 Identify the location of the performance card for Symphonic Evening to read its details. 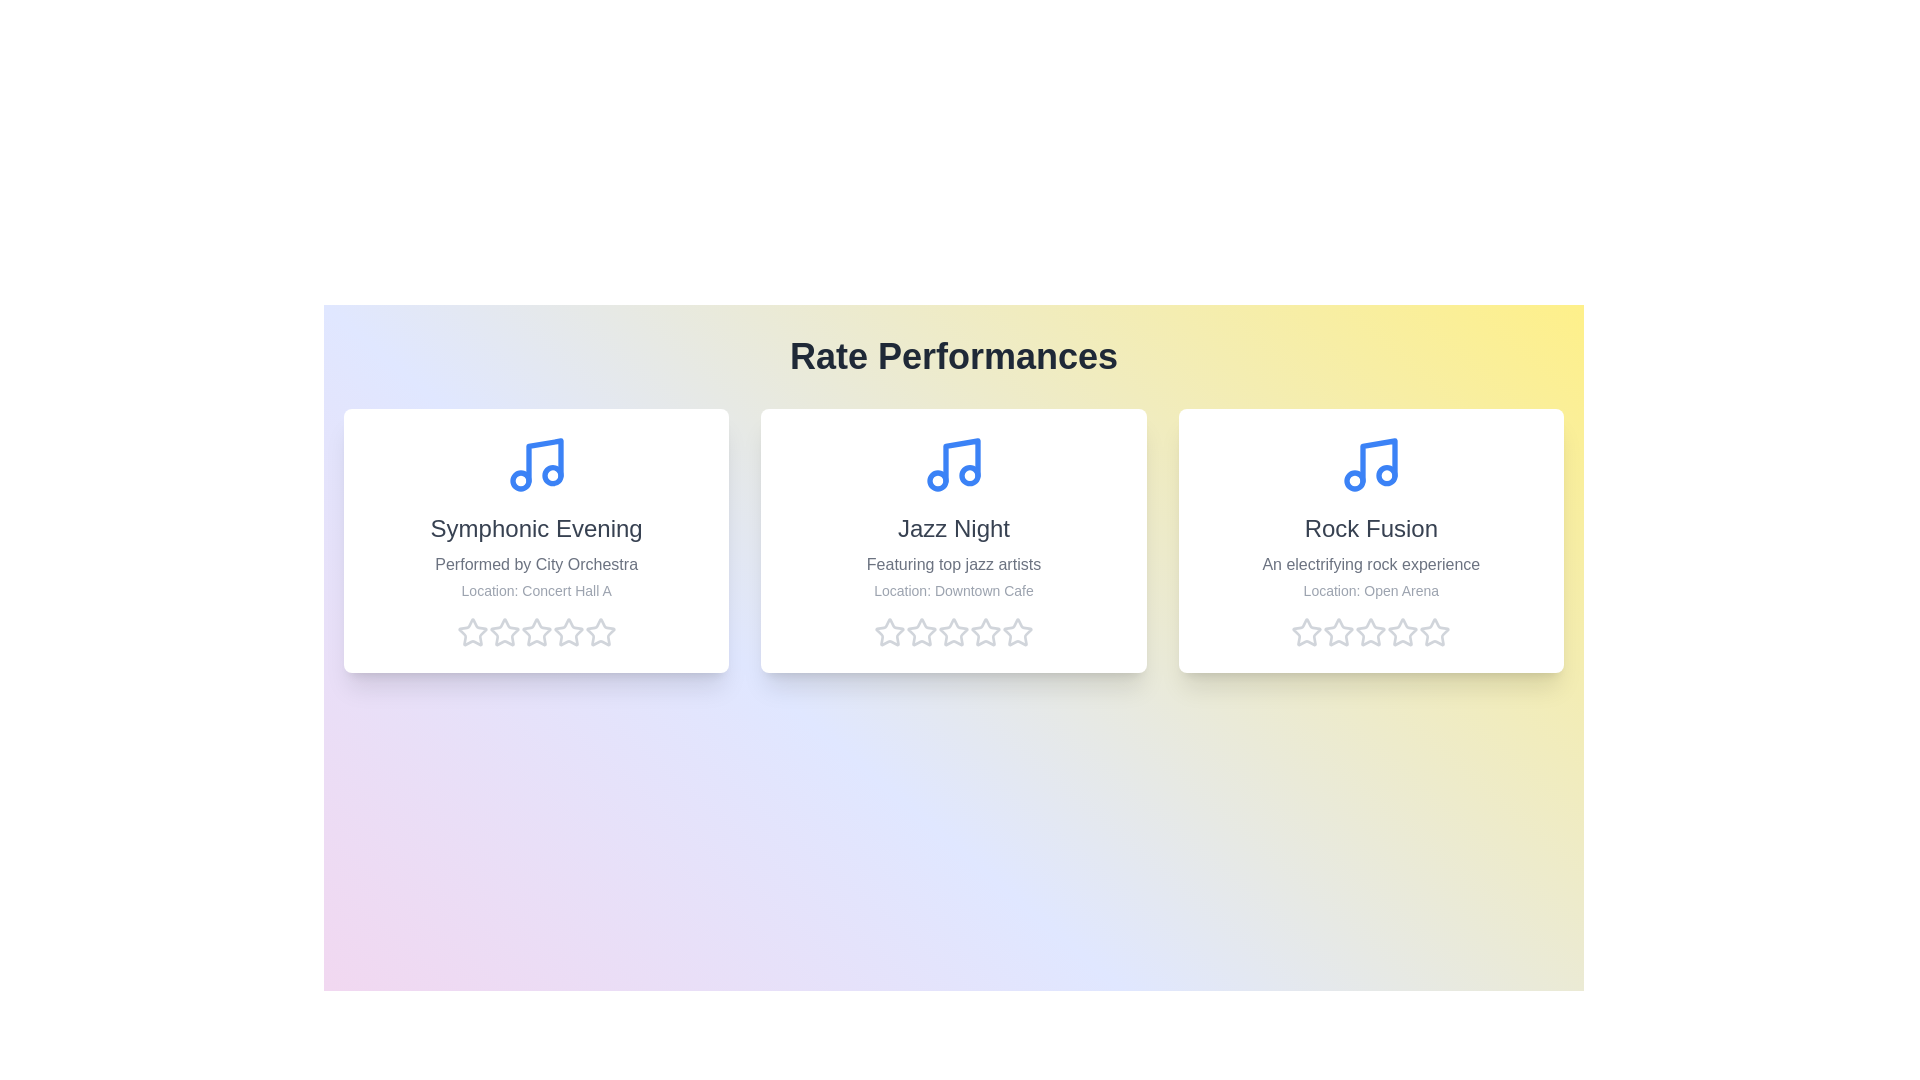
(536, 540).